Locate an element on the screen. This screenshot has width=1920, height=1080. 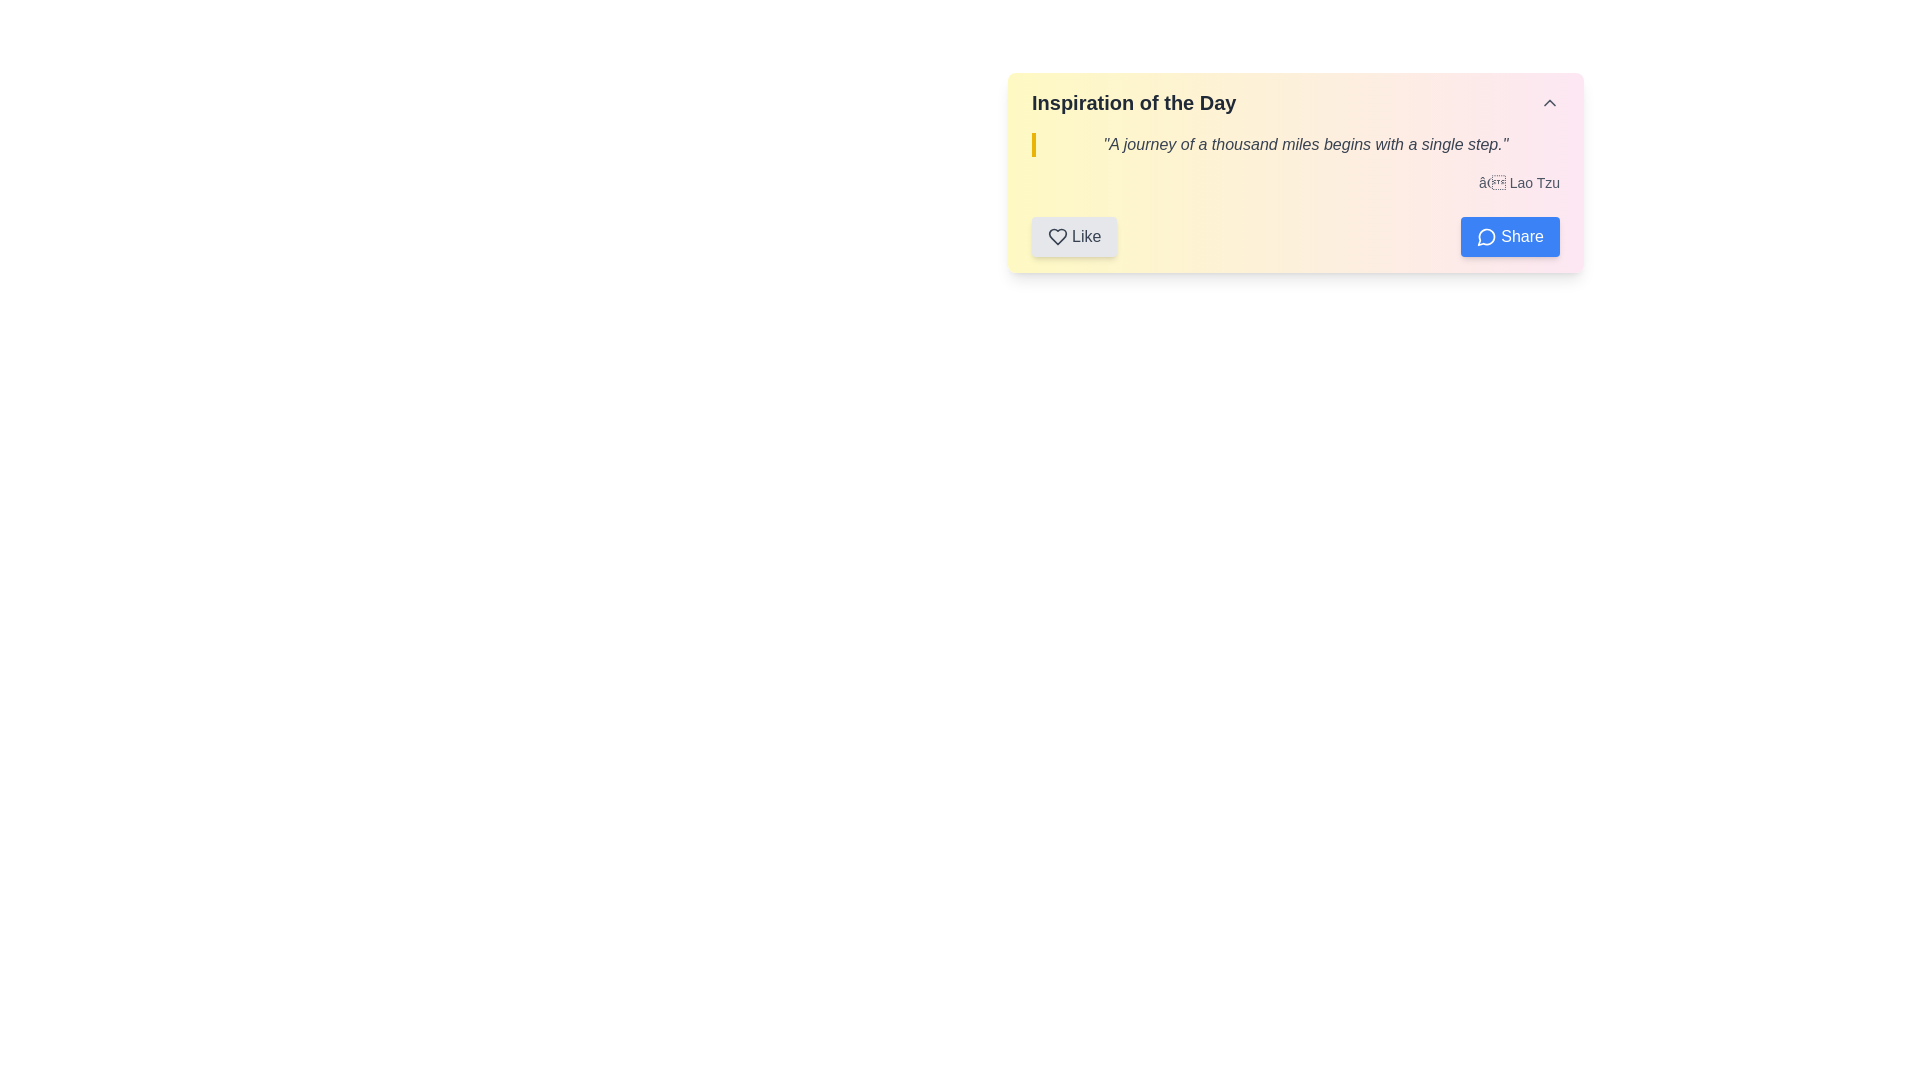
text 'Like' from the text label within the button-like UI component located at the bottom-left corner of a card displaying an inspirational quote is located at coordinates (1085, 235).